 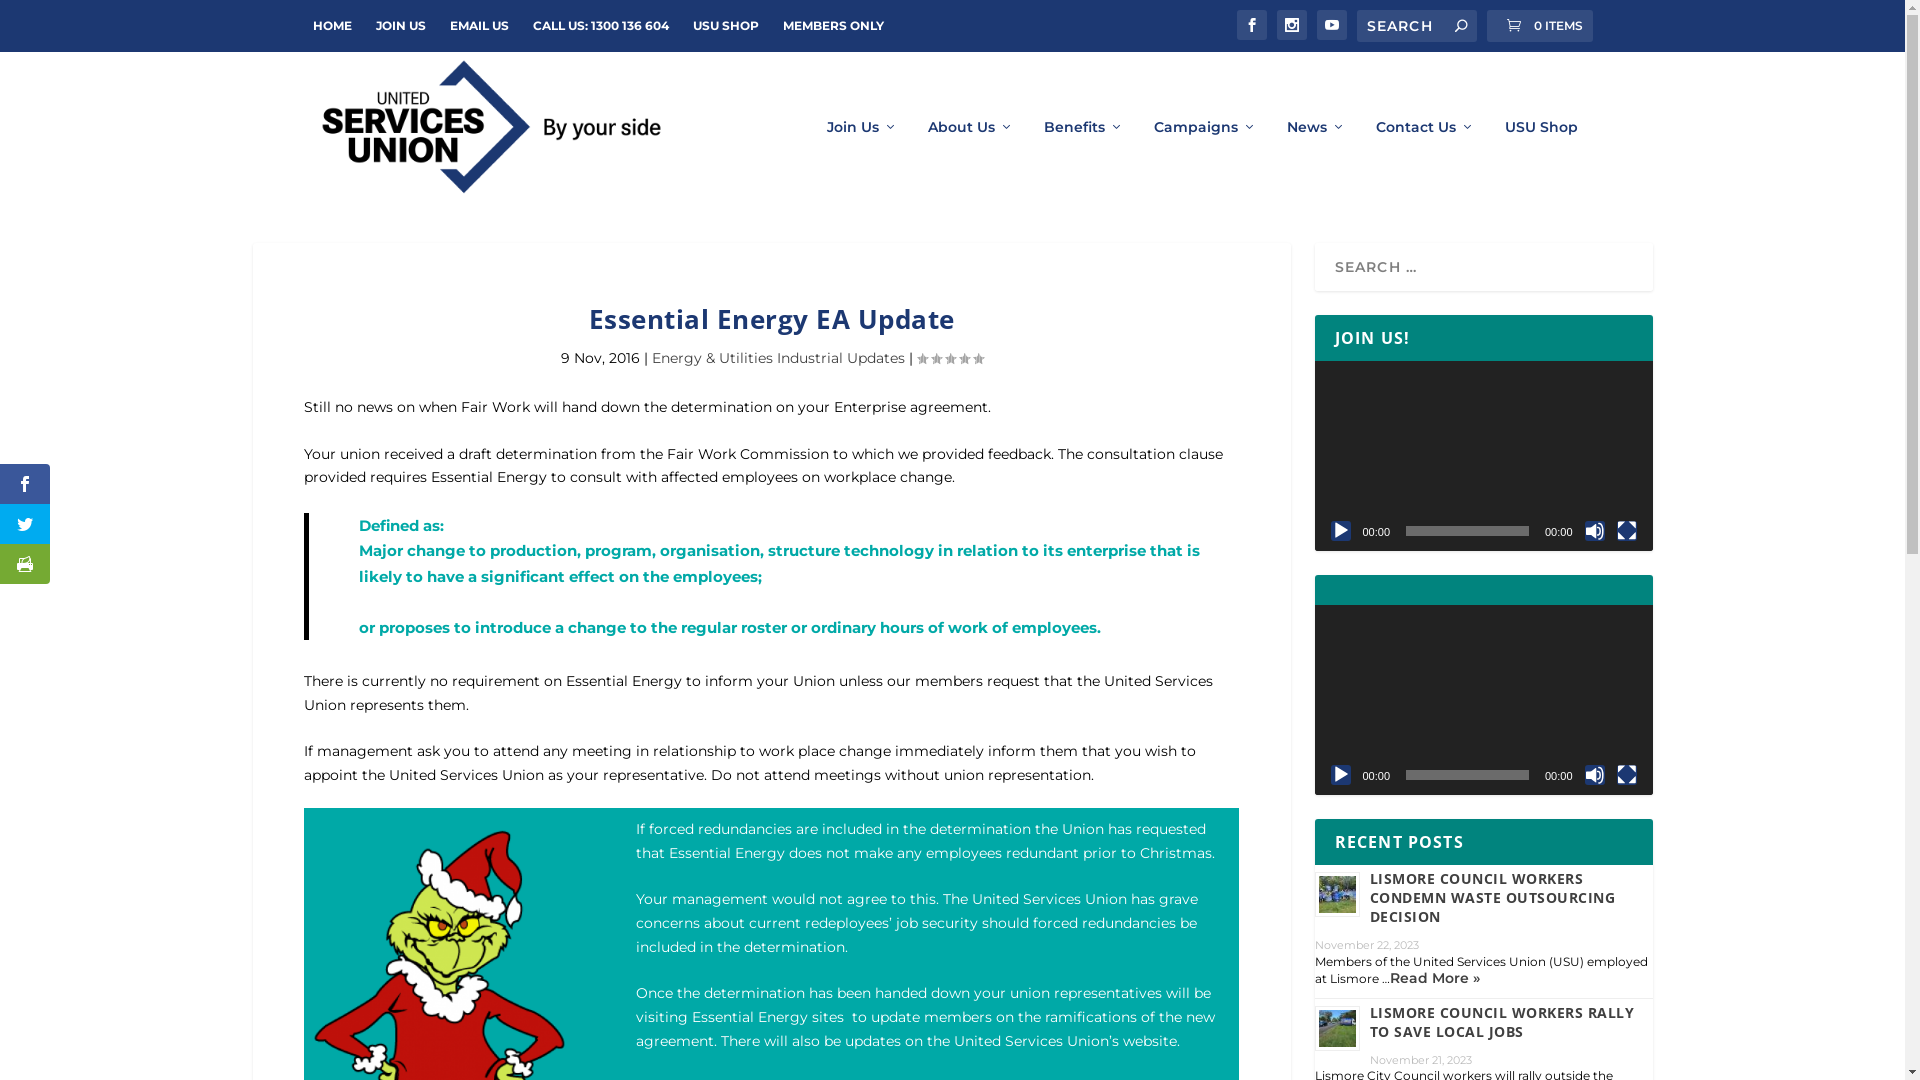 I want to click on 'Campaigns', so click(x=1204, y=159).